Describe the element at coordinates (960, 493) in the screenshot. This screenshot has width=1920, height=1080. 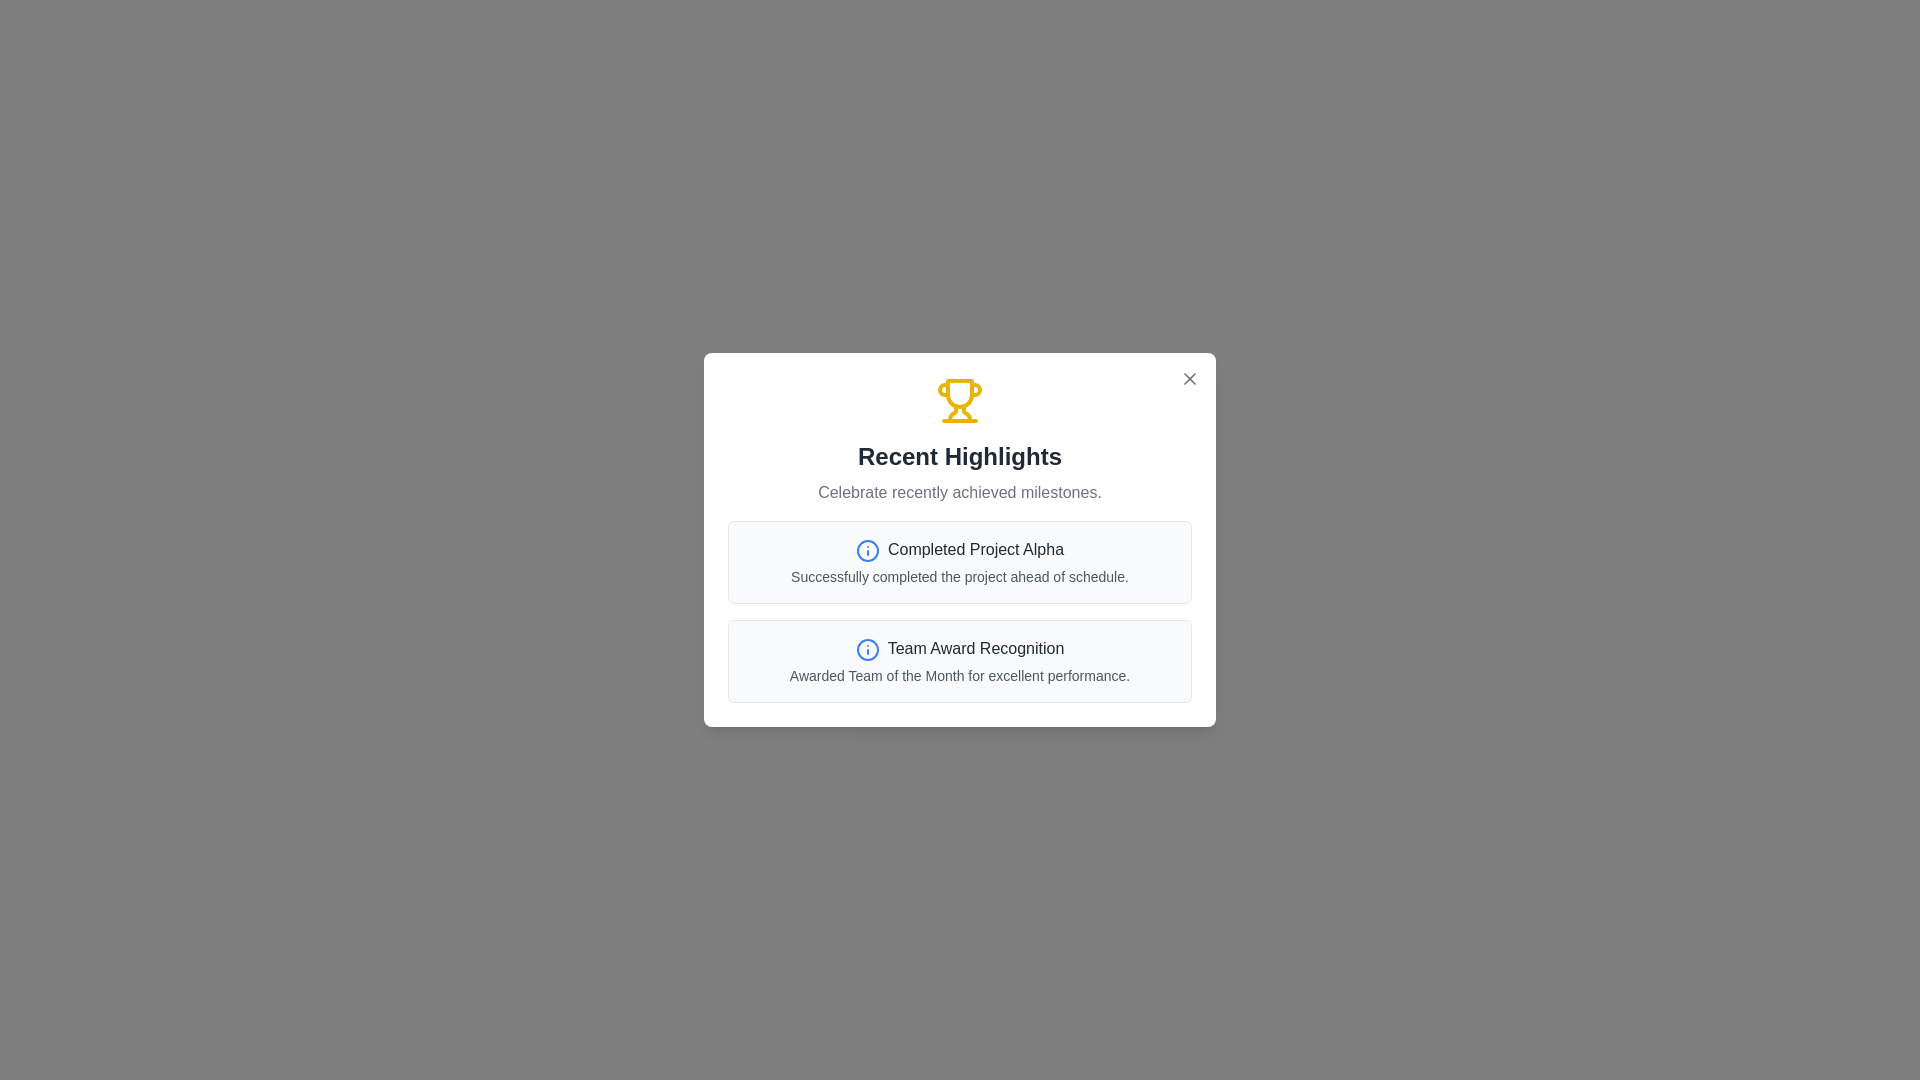
I see `the text label displaying 'Celebrate recently achieved milestones.' which is located beneath the header 'Recent Highlights' in a centered modal` at that location.